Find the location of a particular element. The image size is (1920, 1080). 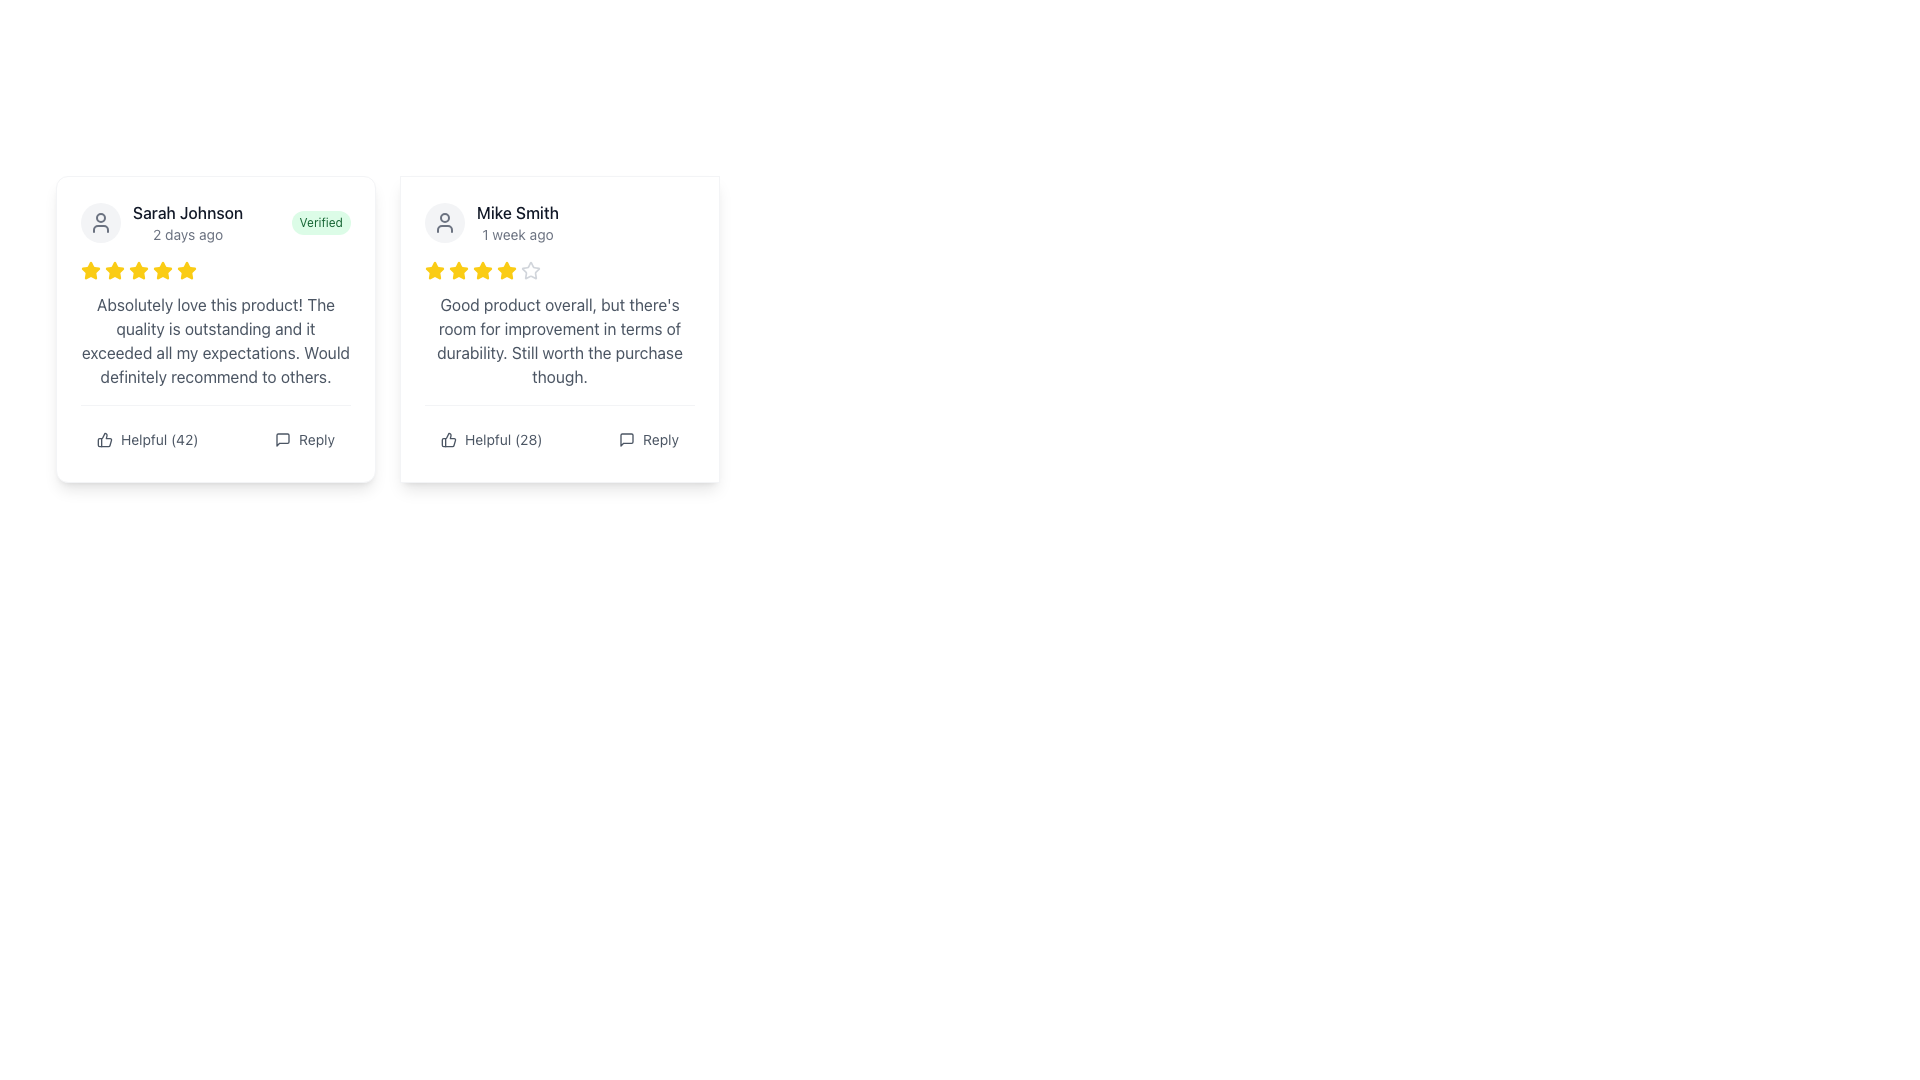

the 'Reply' icon located in the bottom right corner of Sarah Johnson's review card, which visually represents the 'Reply' action is located at coordinates (282, 438).